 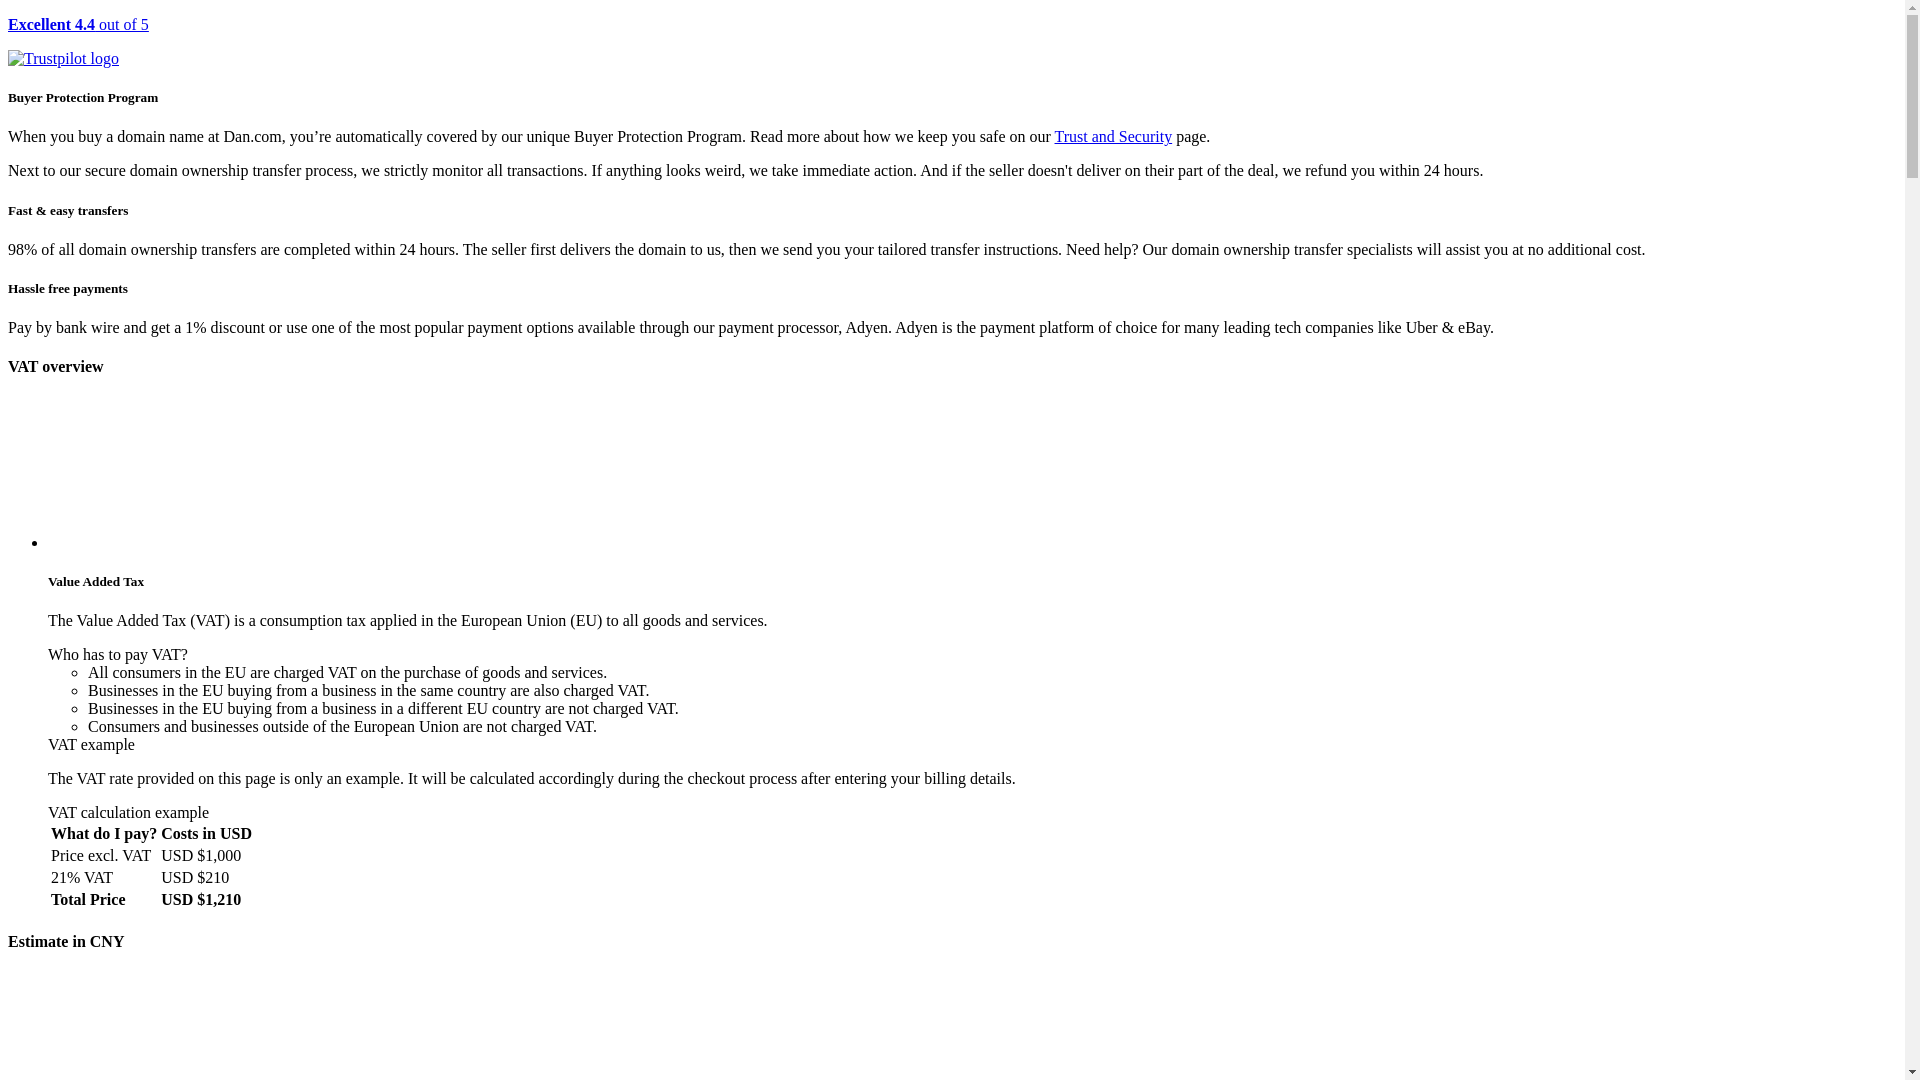 What do you see at coordinates (1112, 135) in the screenshot?
I see `'Trust and Security'` at bounding box center [1112, 135].